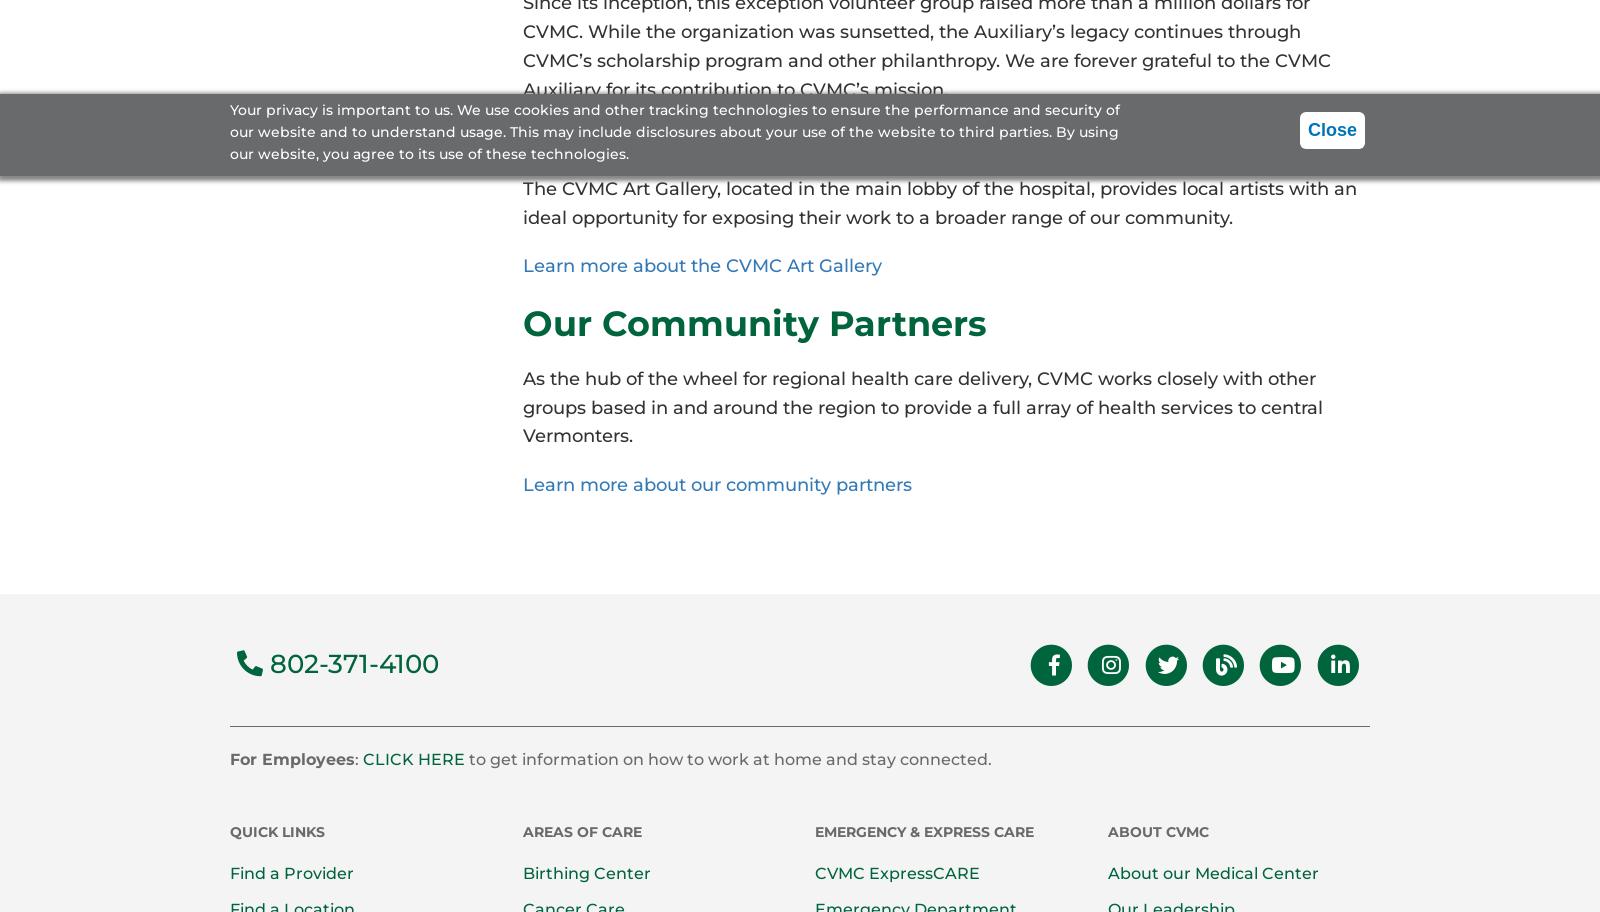  Describe the element at coordinates (635, 138) in the screenshot. I see `'CVMC Art Gallery'` at that location.